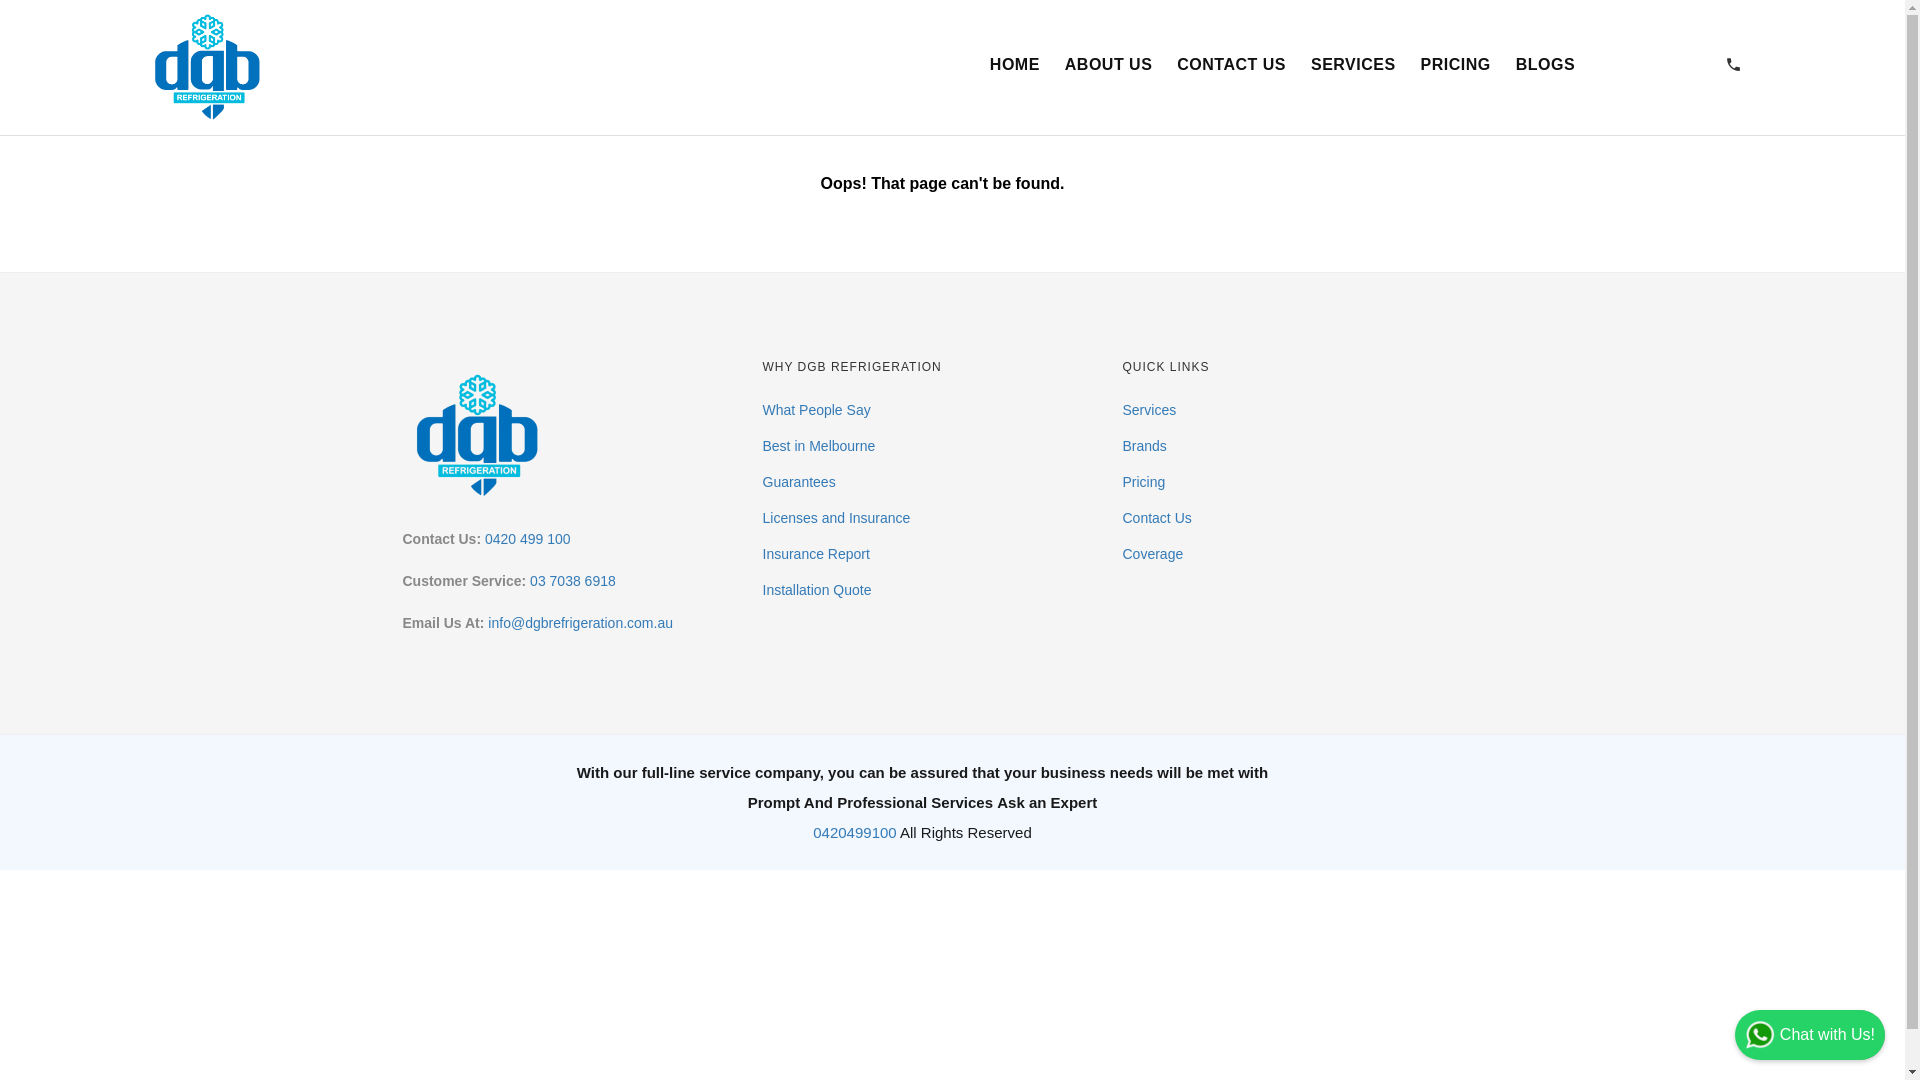 The width and height of the screenshot is (1920, 1080). Describe the element at coordinates (1148, 408) in the screenshot. I see `'Services'` at that location.